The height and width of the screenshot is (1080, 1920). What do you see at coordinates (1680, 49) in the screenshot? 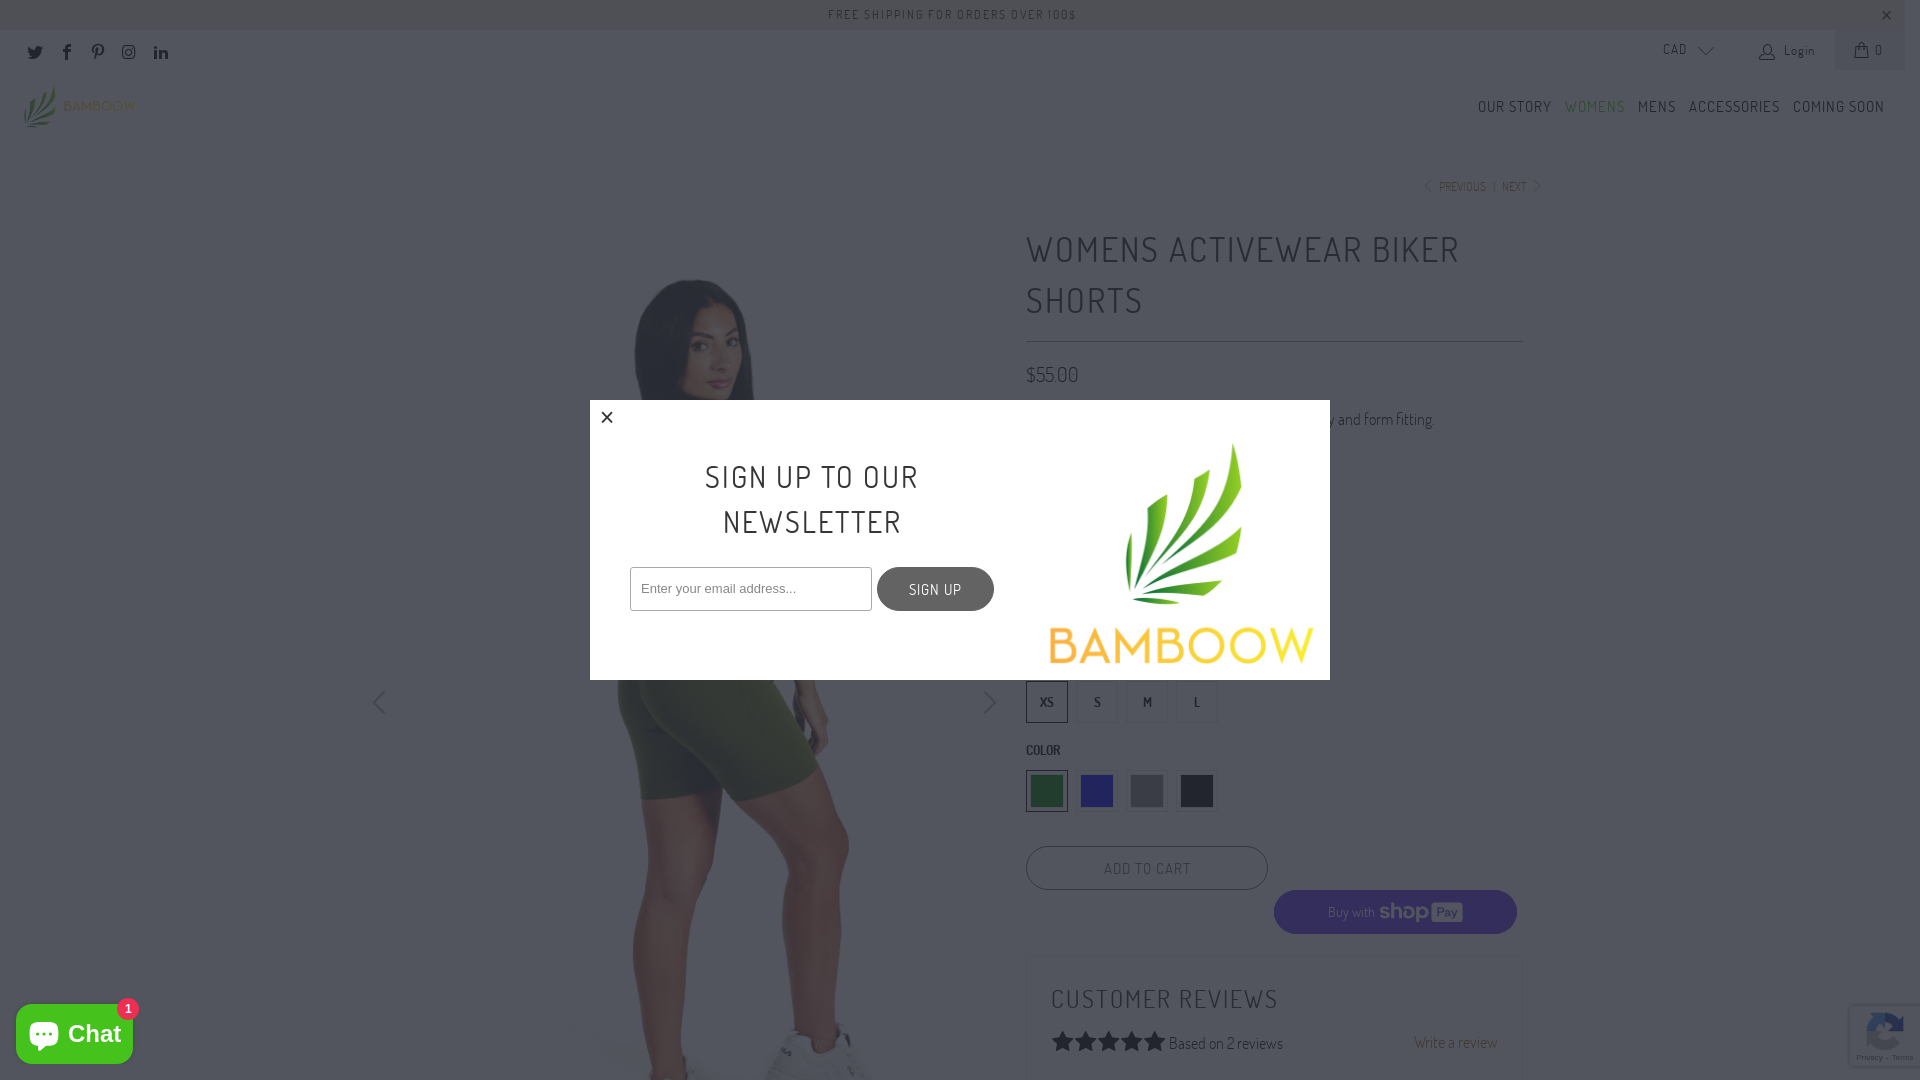
I see `'CAD'` at bounding box center [1680, 49].